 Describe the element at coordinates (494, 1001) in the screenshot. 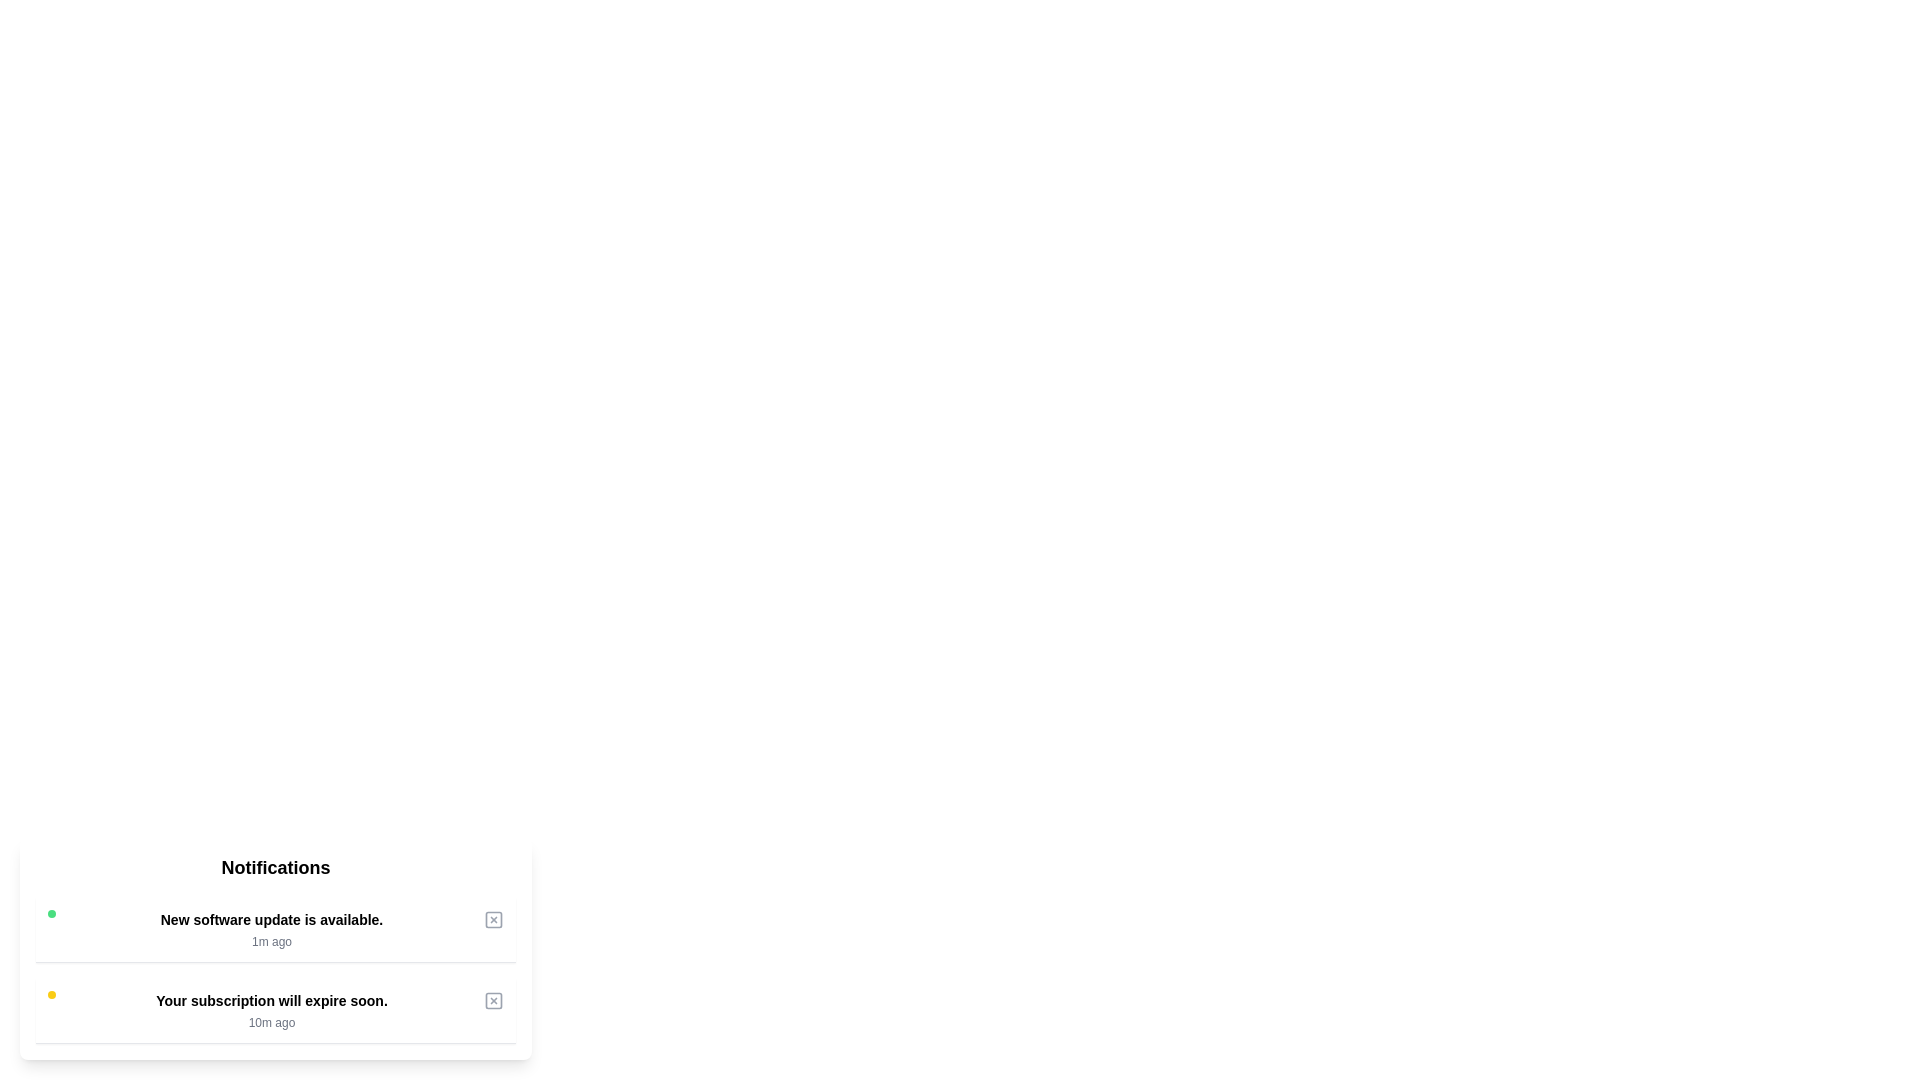

I see `the close button of the notification titled 'Your subscription will expire soon' to observe the color change` at that location.